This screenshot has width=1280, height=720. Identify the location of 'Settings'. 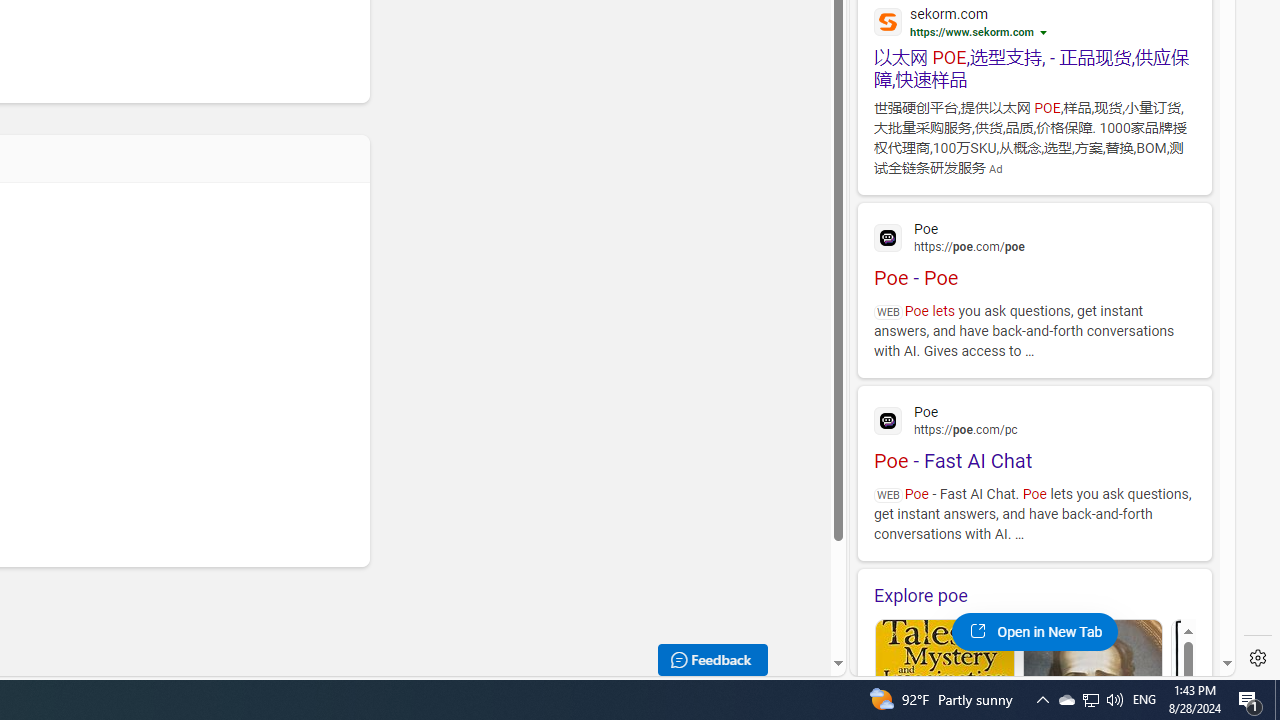
(1257, 658).